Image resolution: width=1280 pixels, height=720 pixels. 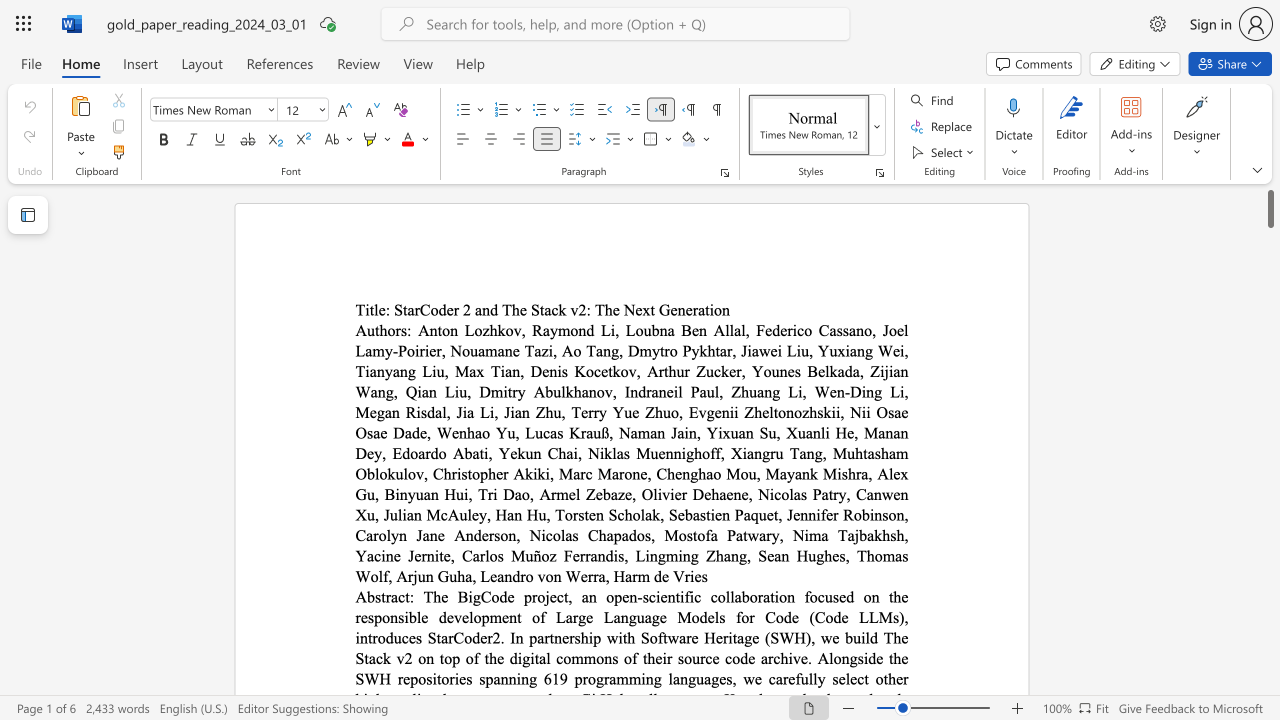 I want to click on the vertical scrollbar to lower the page content, so click(x=1269, y=528).